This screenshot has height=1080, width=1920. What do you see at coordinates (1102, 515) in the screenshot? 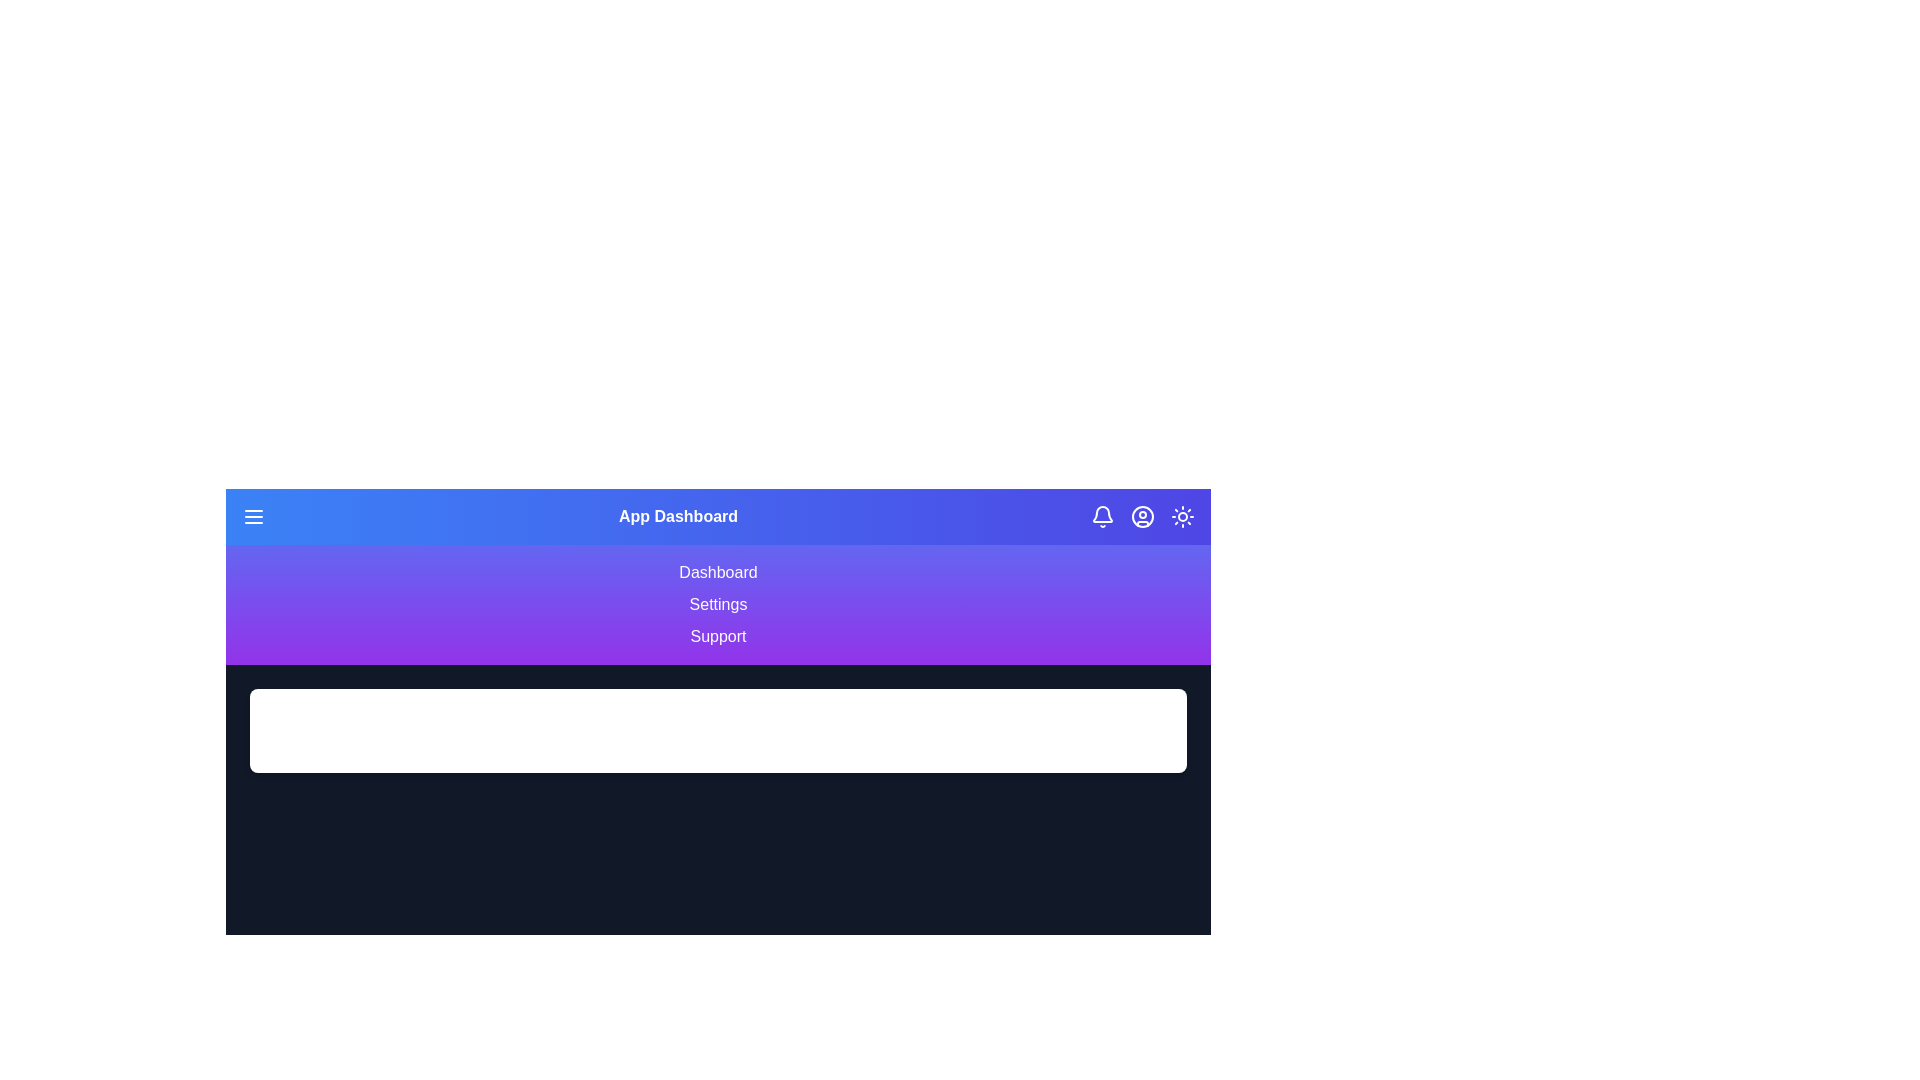
I see `the notification icon to interact with it` at bounding box center [1102, 515].